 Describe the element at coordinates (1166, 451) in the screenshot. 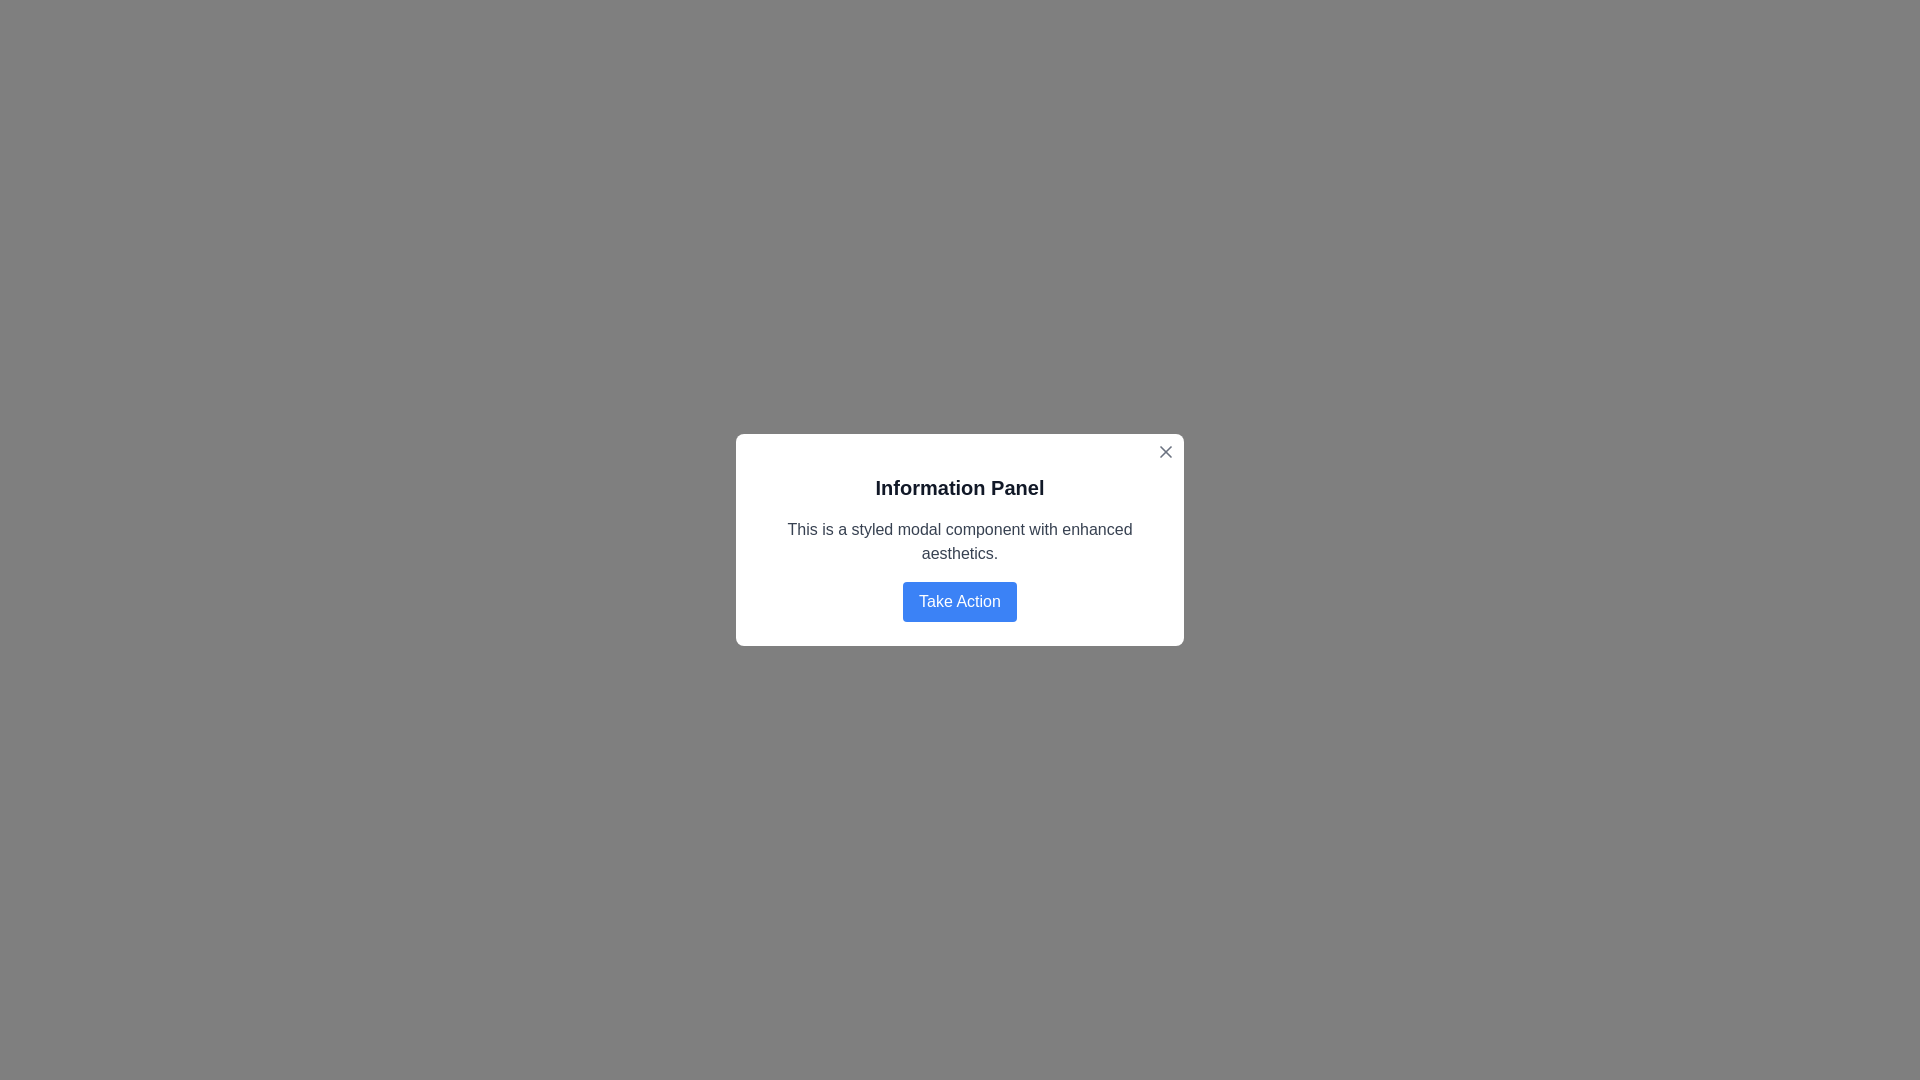

I see `the visual appearance of the diagonal stroke of the 'X' icon located at the top-right corner of the modal dialog` at that location.